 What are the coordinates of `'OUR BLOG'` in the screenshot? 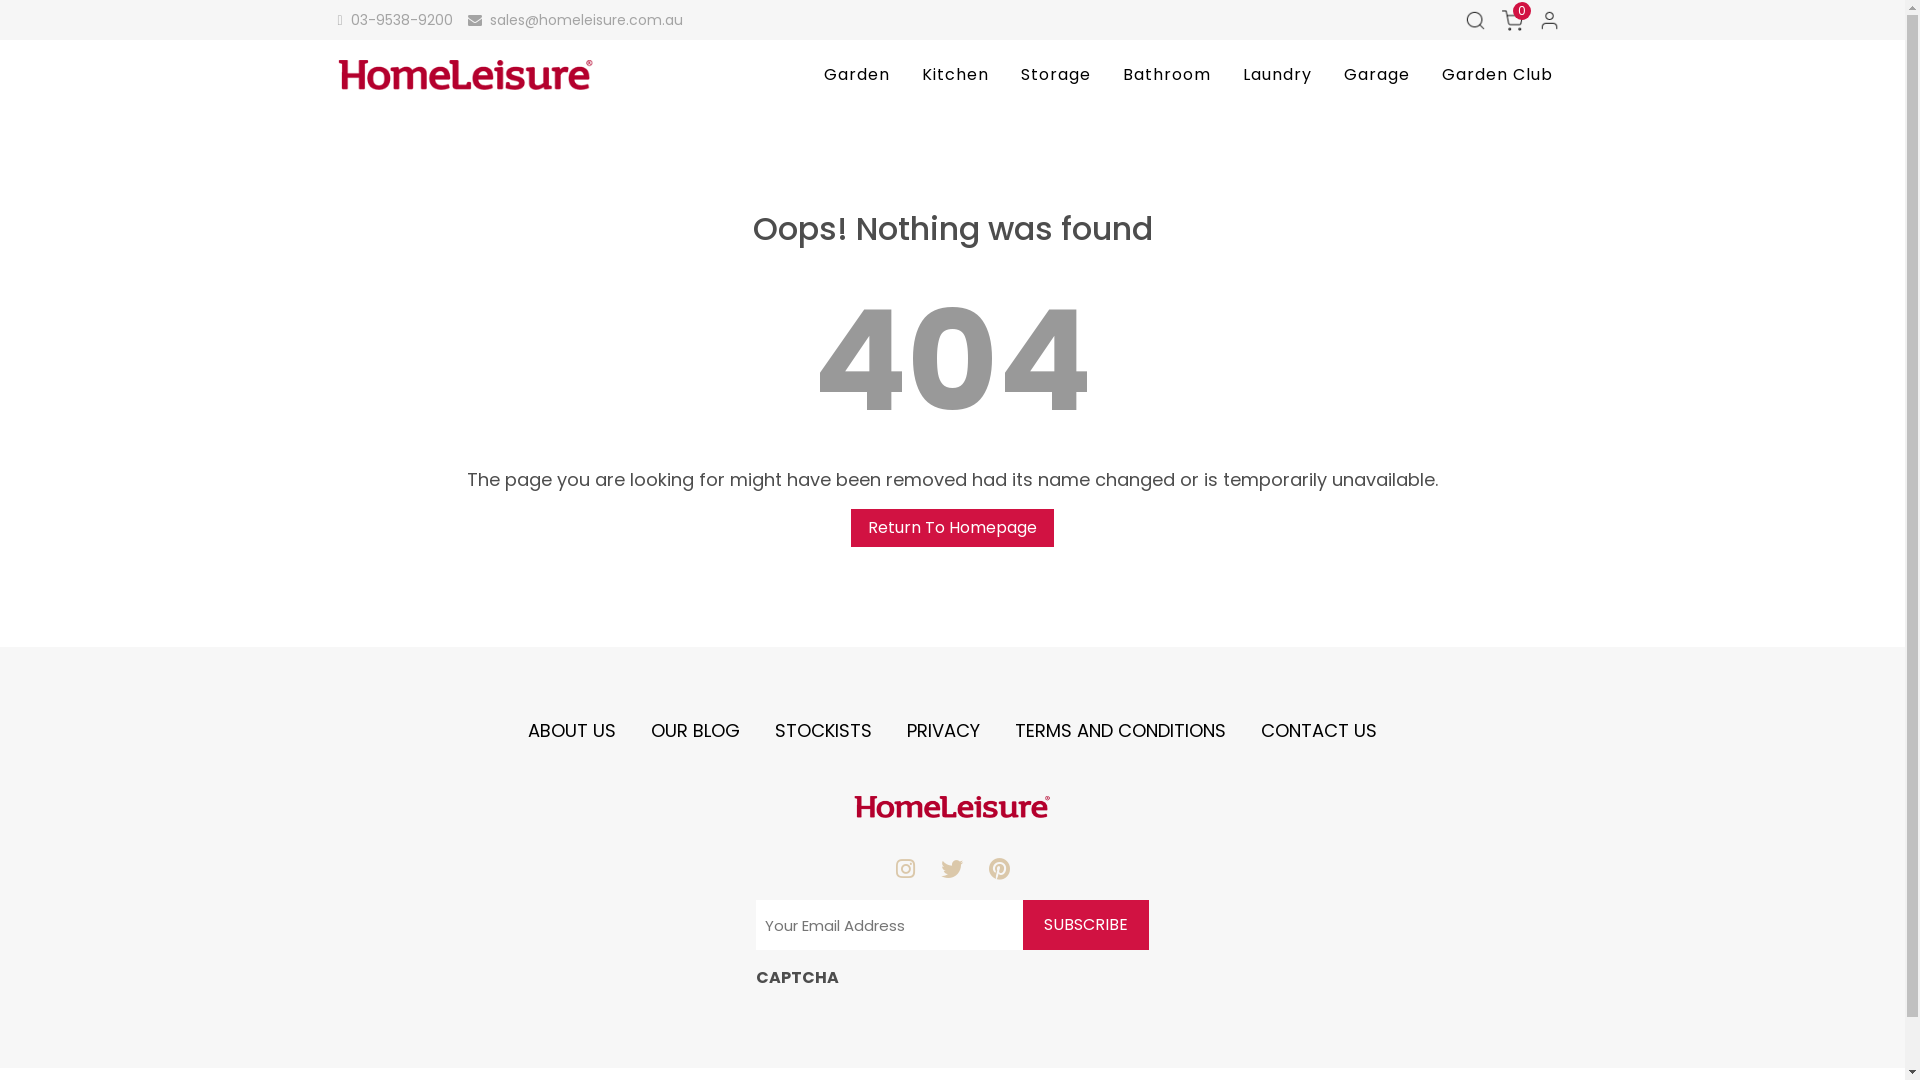 It's located at (695, 730).